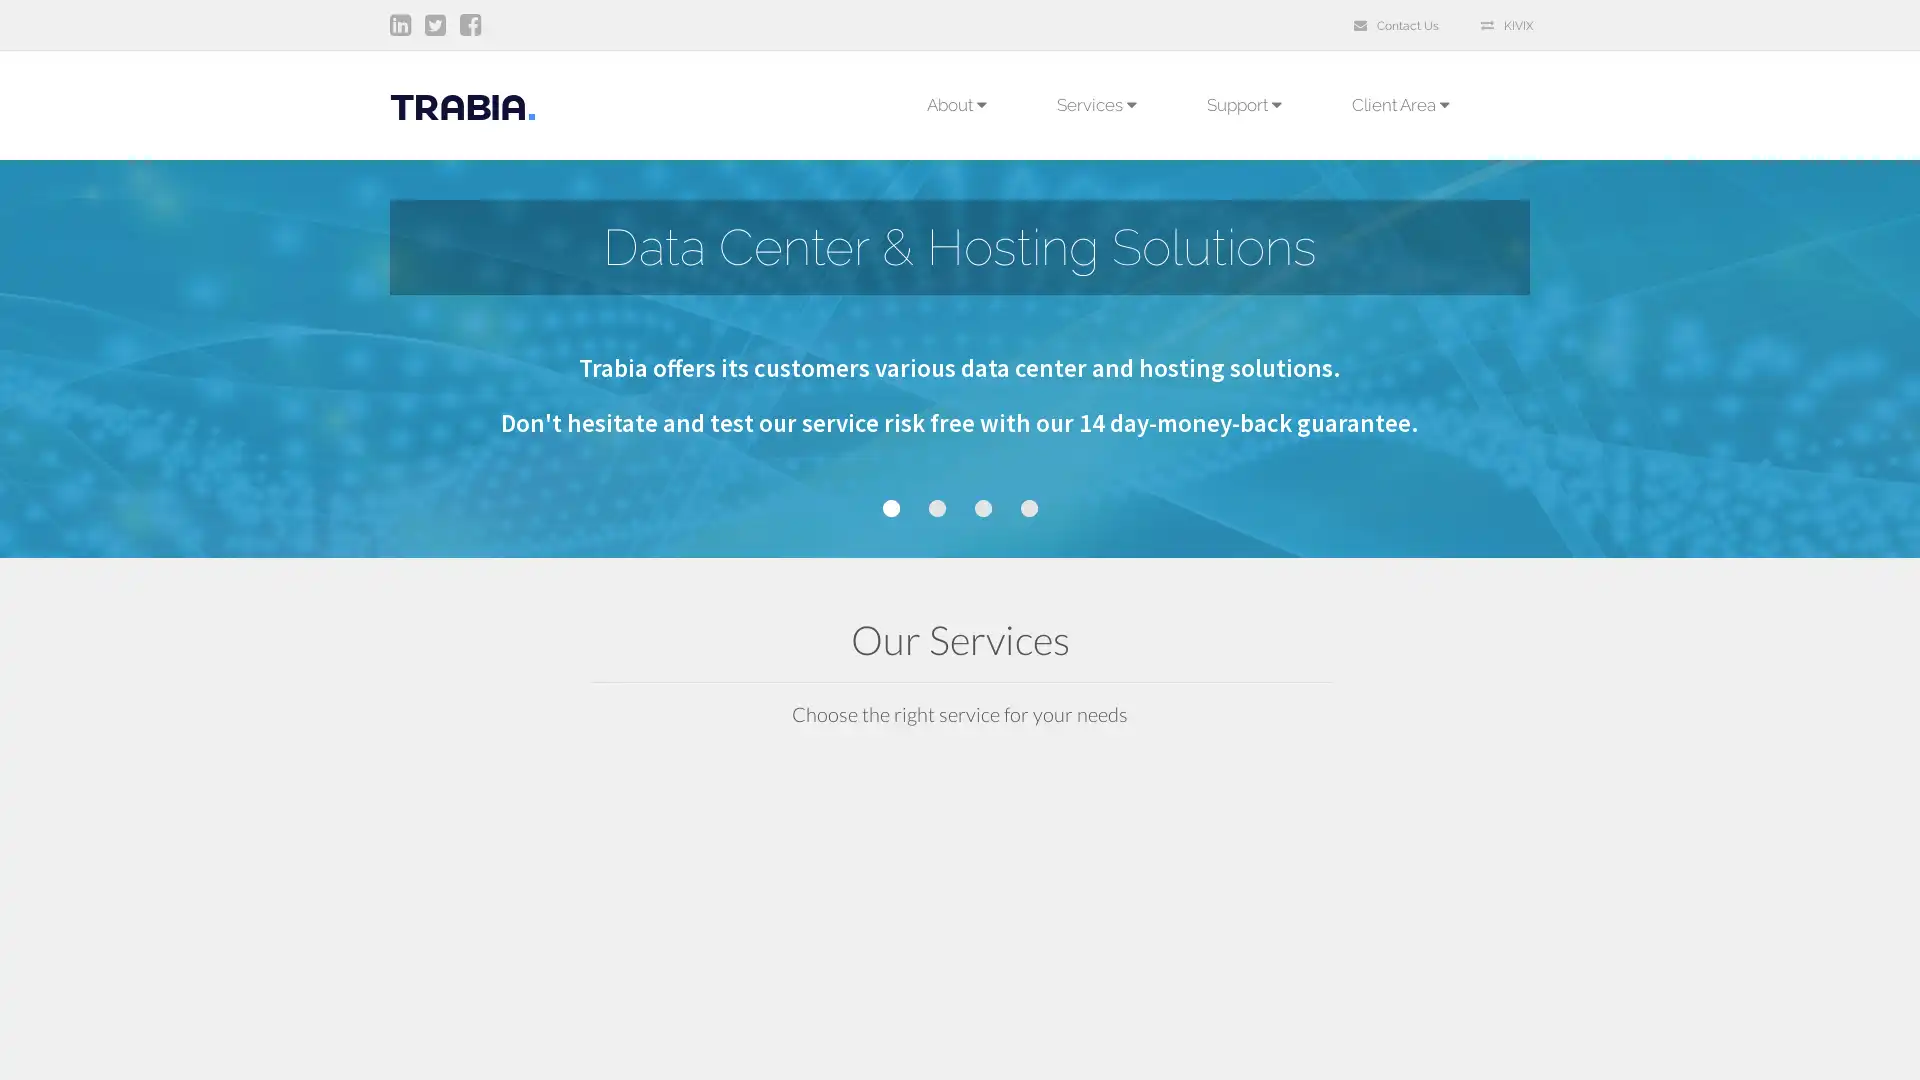 The height and width of the screenshot is (1080, 1920). I want to click on Client Area, so click(1405, 104).